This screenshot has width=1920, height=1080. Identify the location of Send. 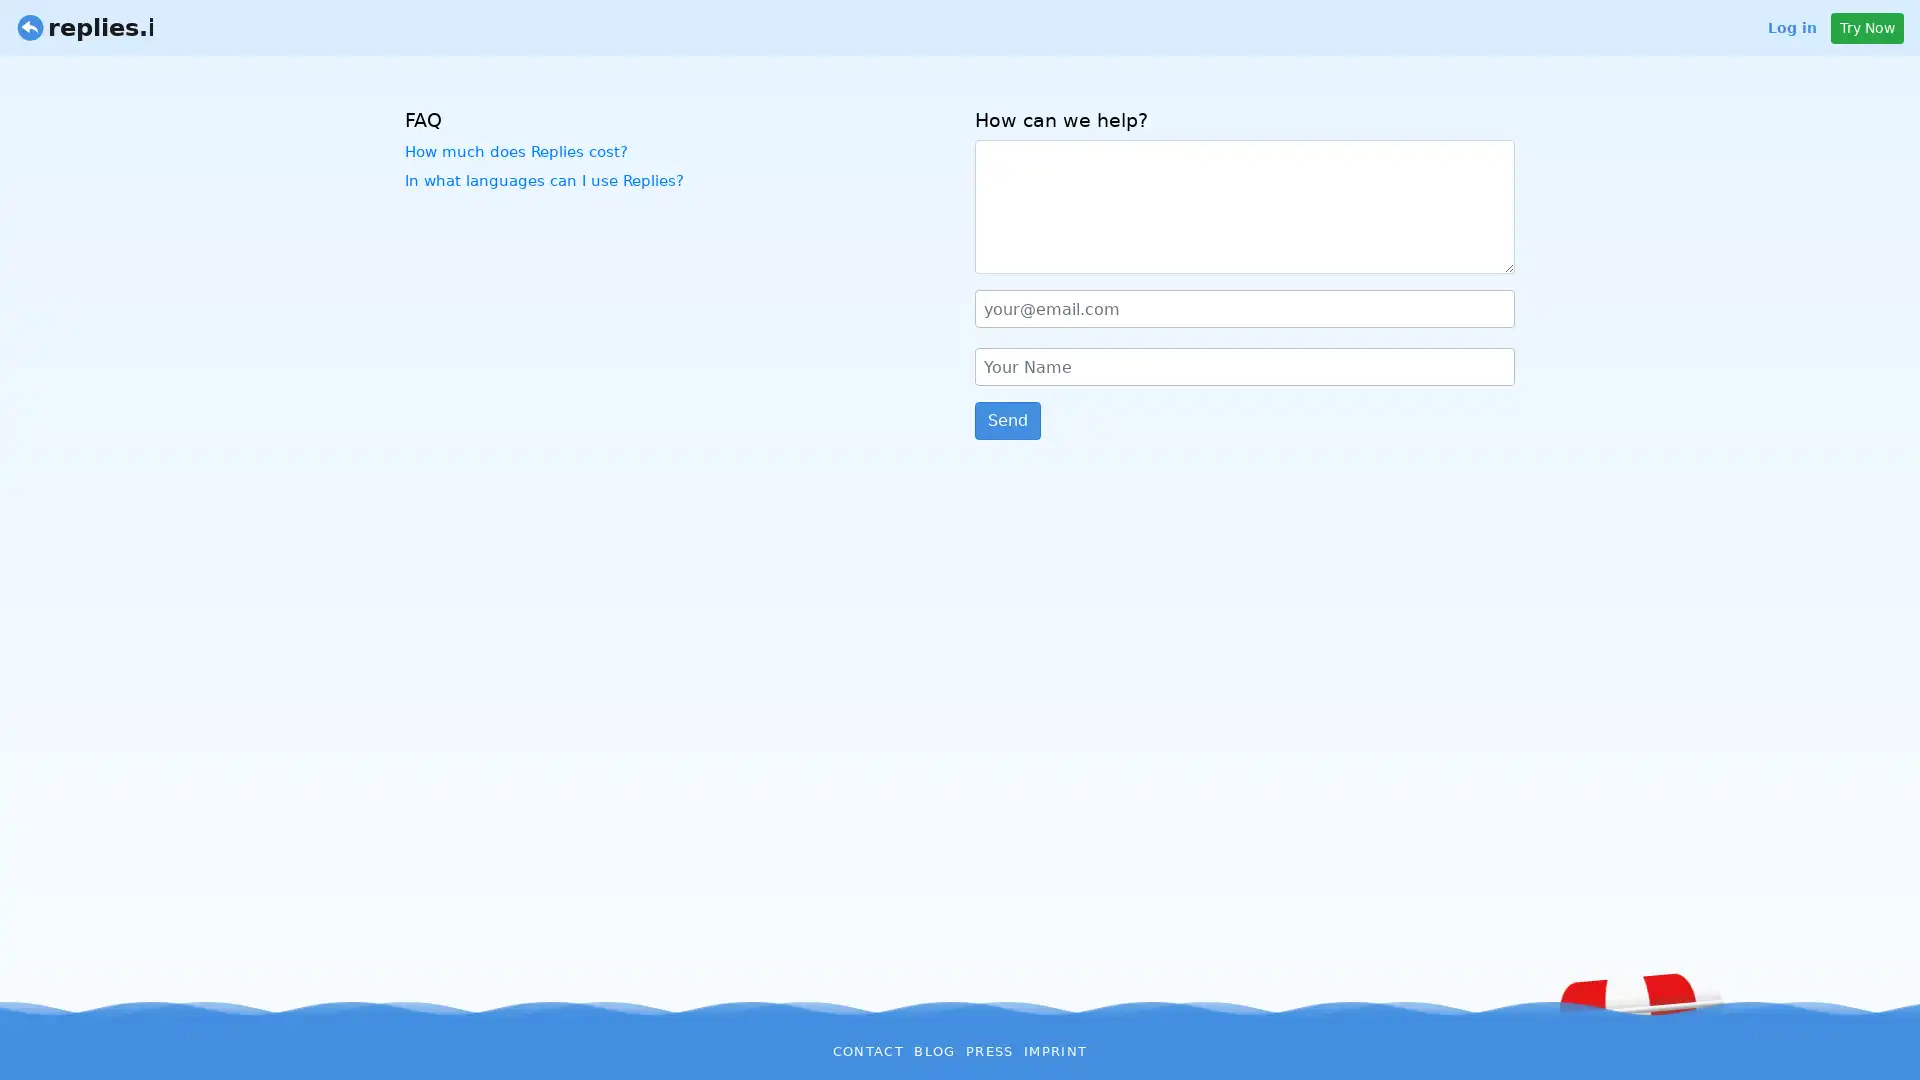
(1008, 419).